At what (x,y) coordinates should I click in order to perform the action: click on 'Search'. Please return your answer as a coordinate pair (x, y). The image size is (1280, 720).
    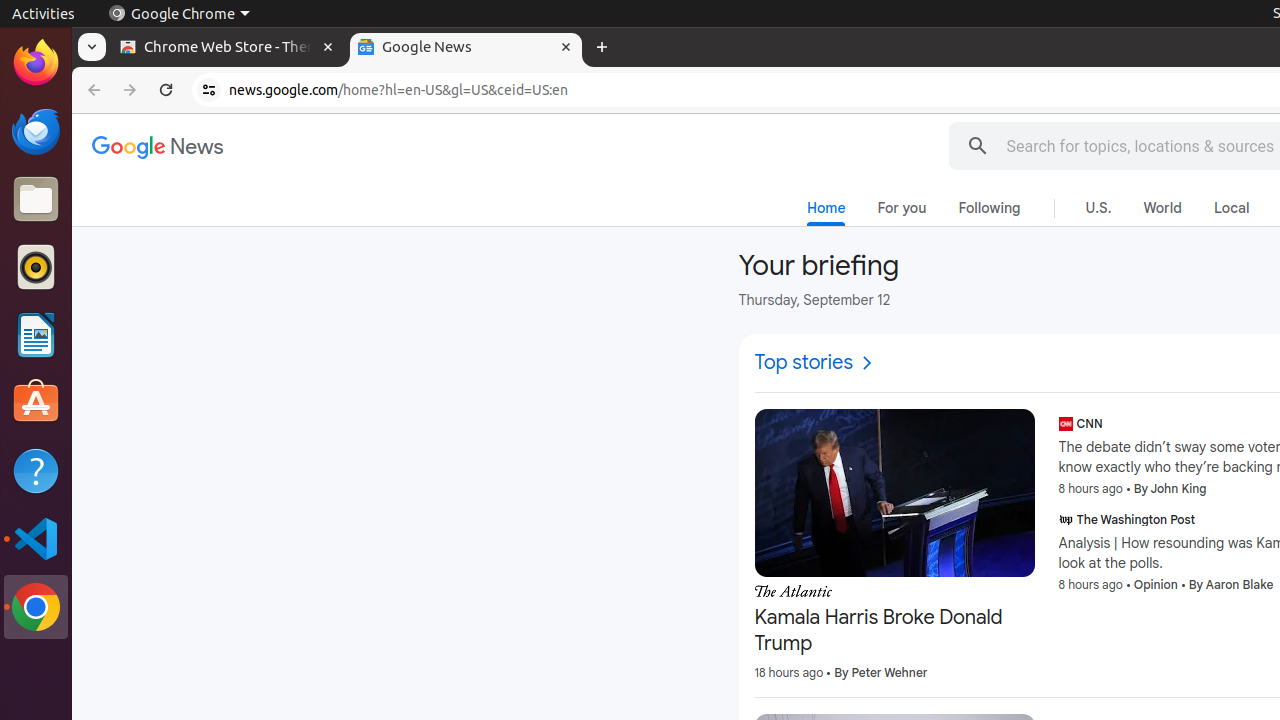
    Looking at the image, I should click on (977, 145).